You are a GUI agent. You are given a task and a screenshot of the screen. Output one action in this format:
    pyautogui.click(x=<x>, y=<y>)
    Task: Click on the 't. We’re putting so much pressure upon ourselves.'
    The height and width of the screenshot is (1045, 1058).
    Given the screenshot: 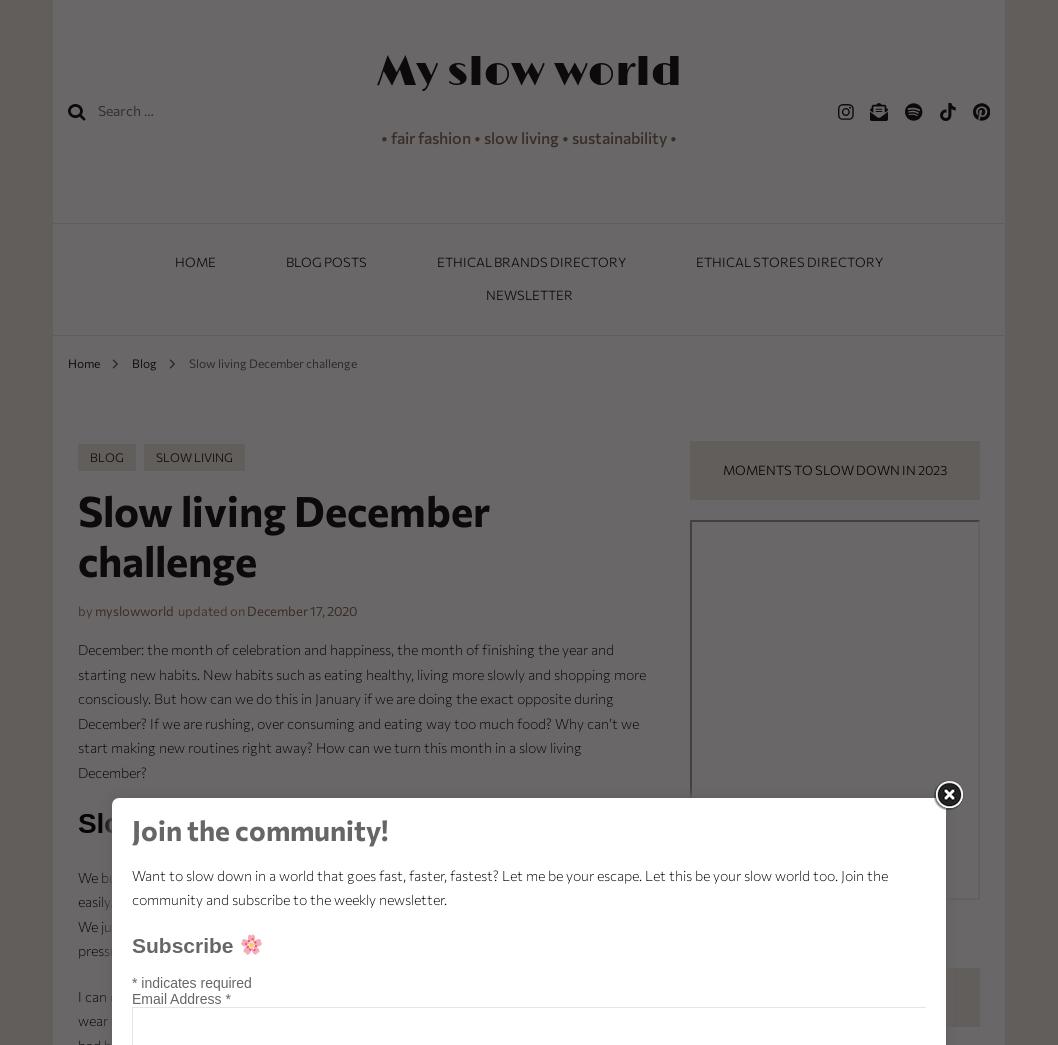 What is the action you would take?
    pyautogui.click(x=346, y=936)
    